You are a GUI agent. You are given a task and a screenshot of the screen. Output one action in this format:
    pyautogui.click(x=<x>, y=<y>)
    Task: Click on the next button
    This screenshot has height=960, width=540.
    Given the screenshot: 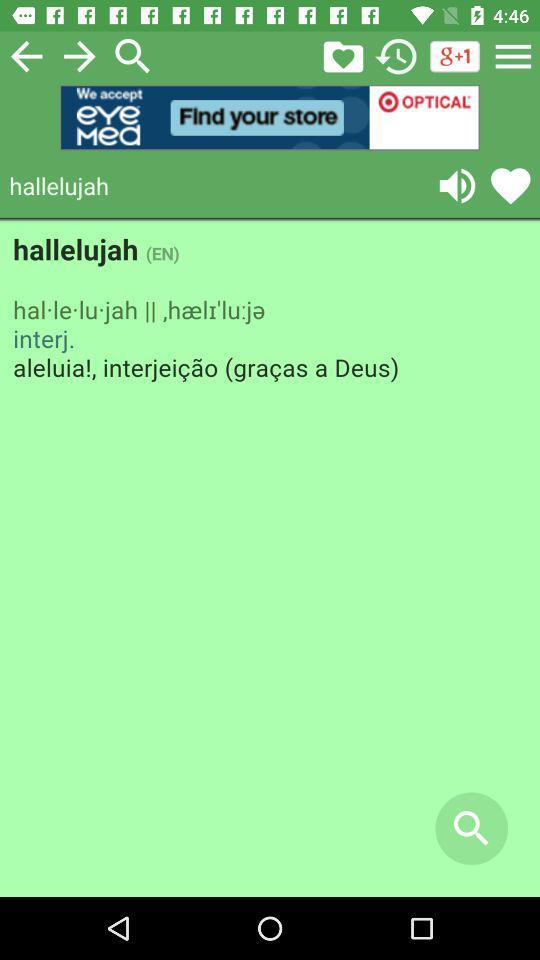 What is the action you would take?
    pyautogui.click(x=78, y=55)
    